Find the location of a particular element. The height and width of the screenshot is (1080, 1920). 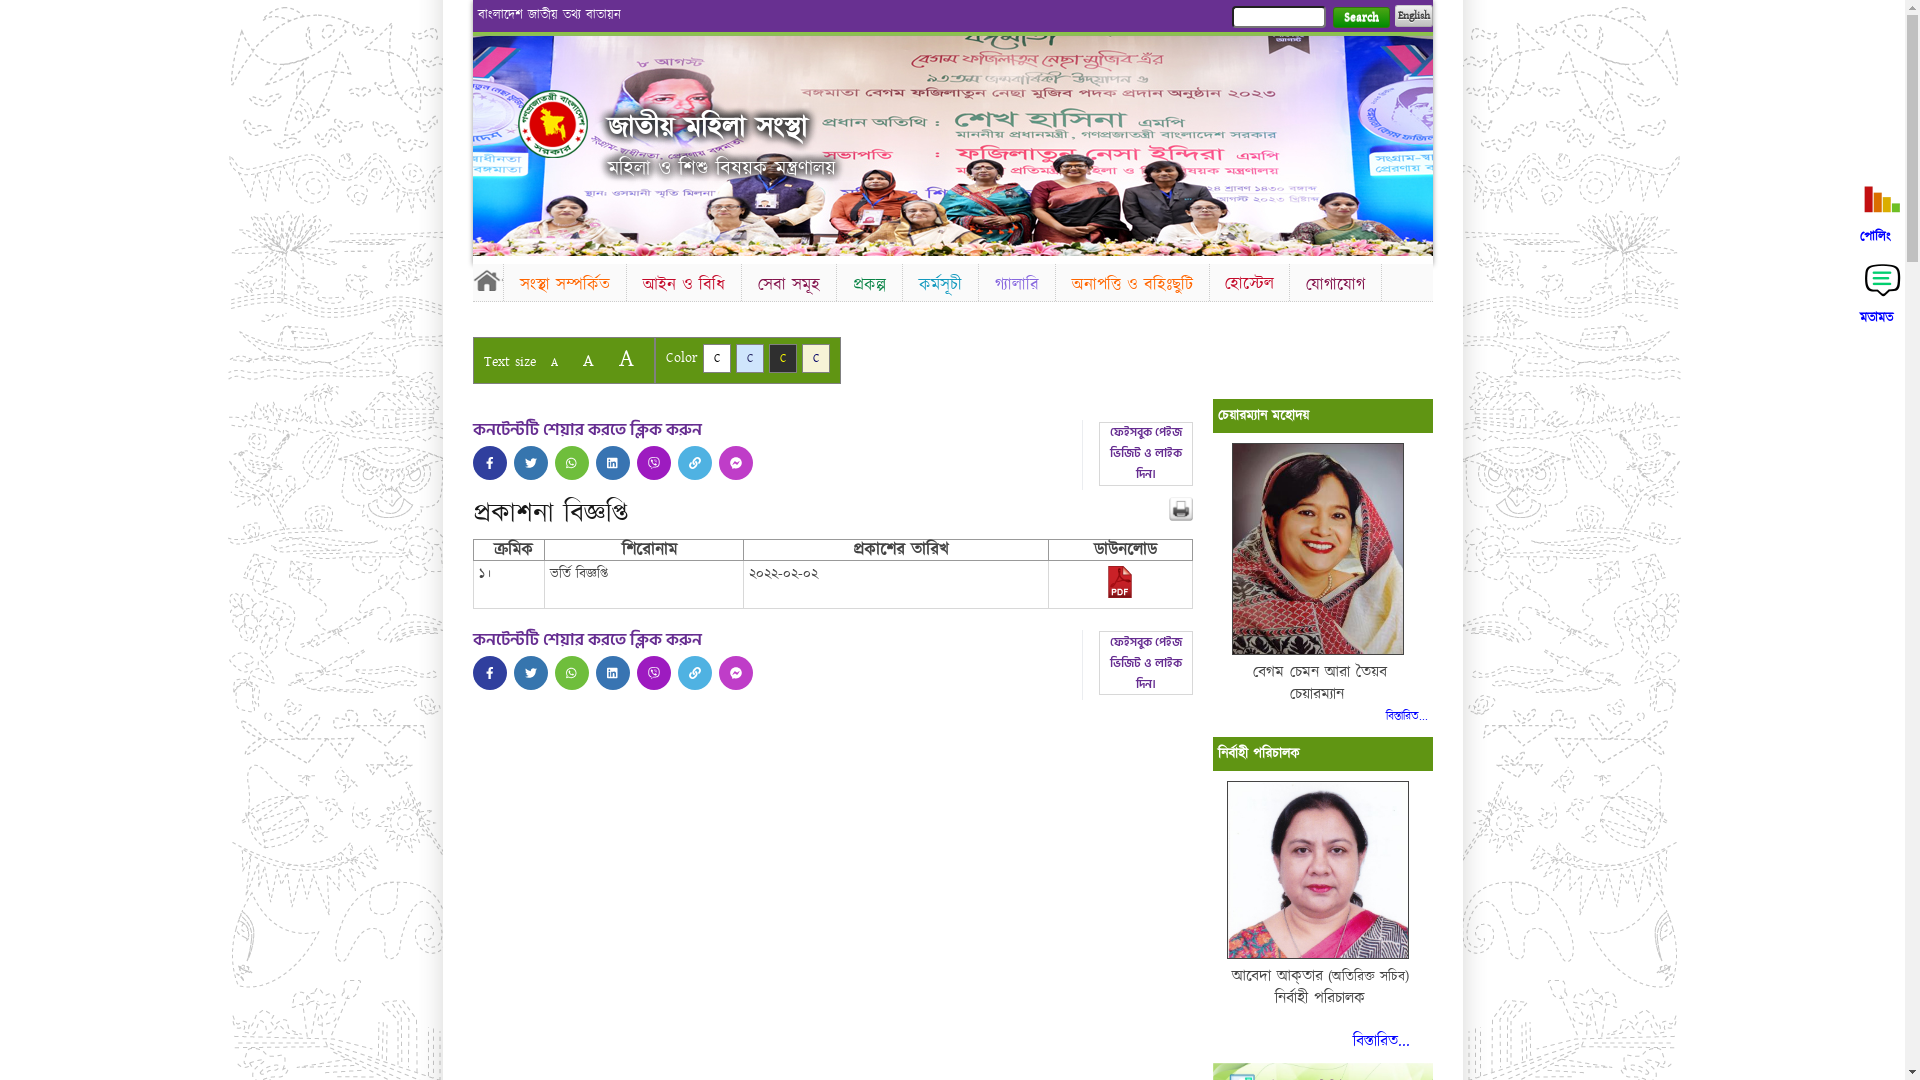

'English' is located at coordinates (1411, 15).